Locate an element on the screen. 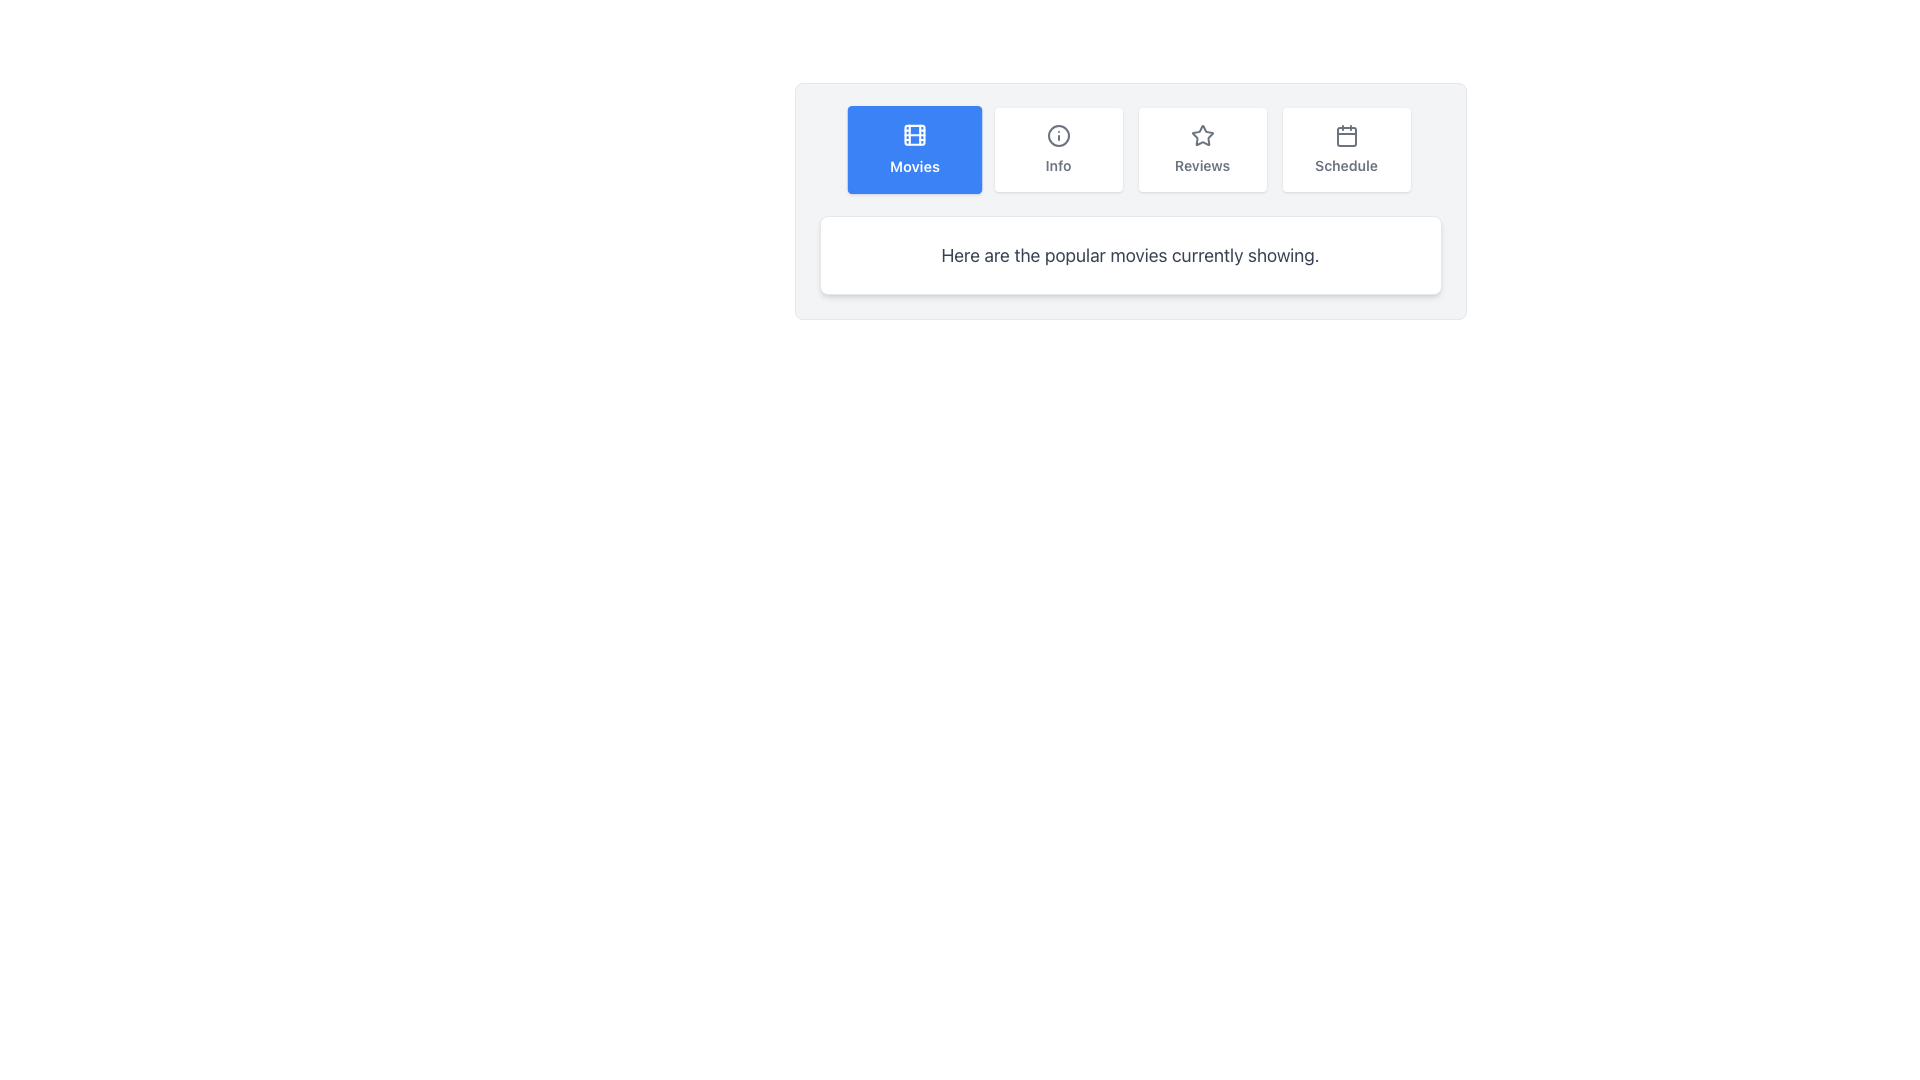 The width and height of the screenshot is (1920, 1080). the informational icon represented by a circular outline with an 'i' inside, located in the 'Info' section above the text label 'Info' is located at coordinates (1057, 135).